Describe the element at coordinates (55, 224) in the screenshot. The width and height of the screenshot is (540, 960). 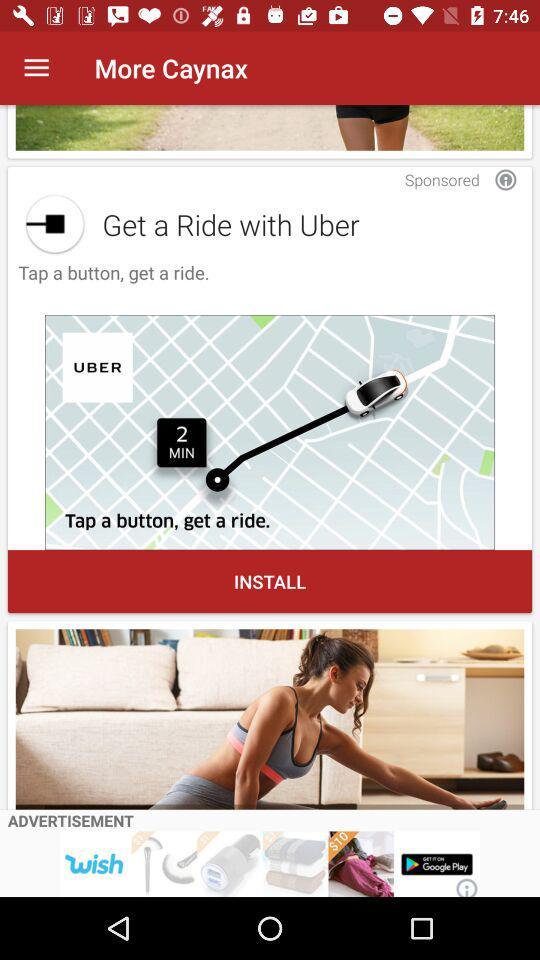
I see `open app` at that location.